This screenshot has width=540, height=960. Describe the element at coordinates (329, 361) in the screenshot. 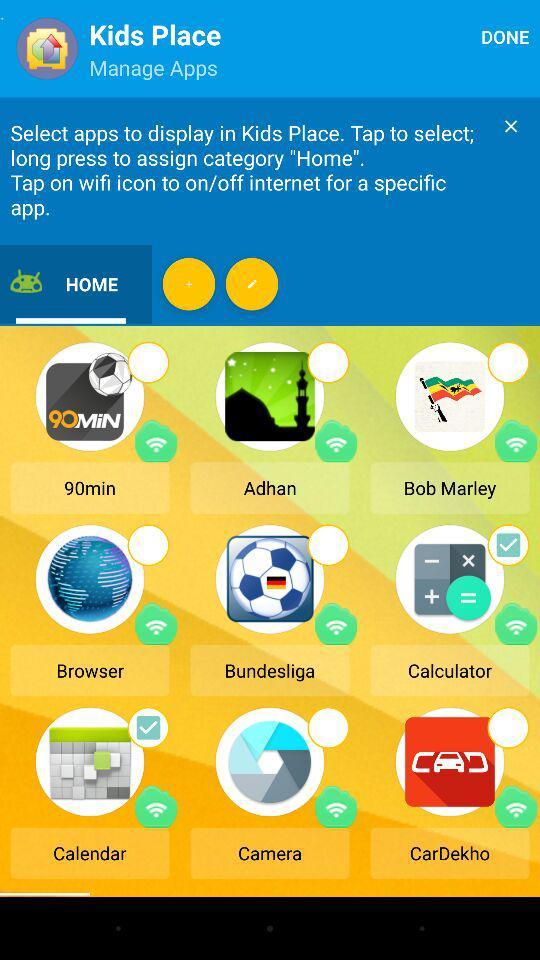

I see `the circle shown at the top of second image in the first row` at that location.